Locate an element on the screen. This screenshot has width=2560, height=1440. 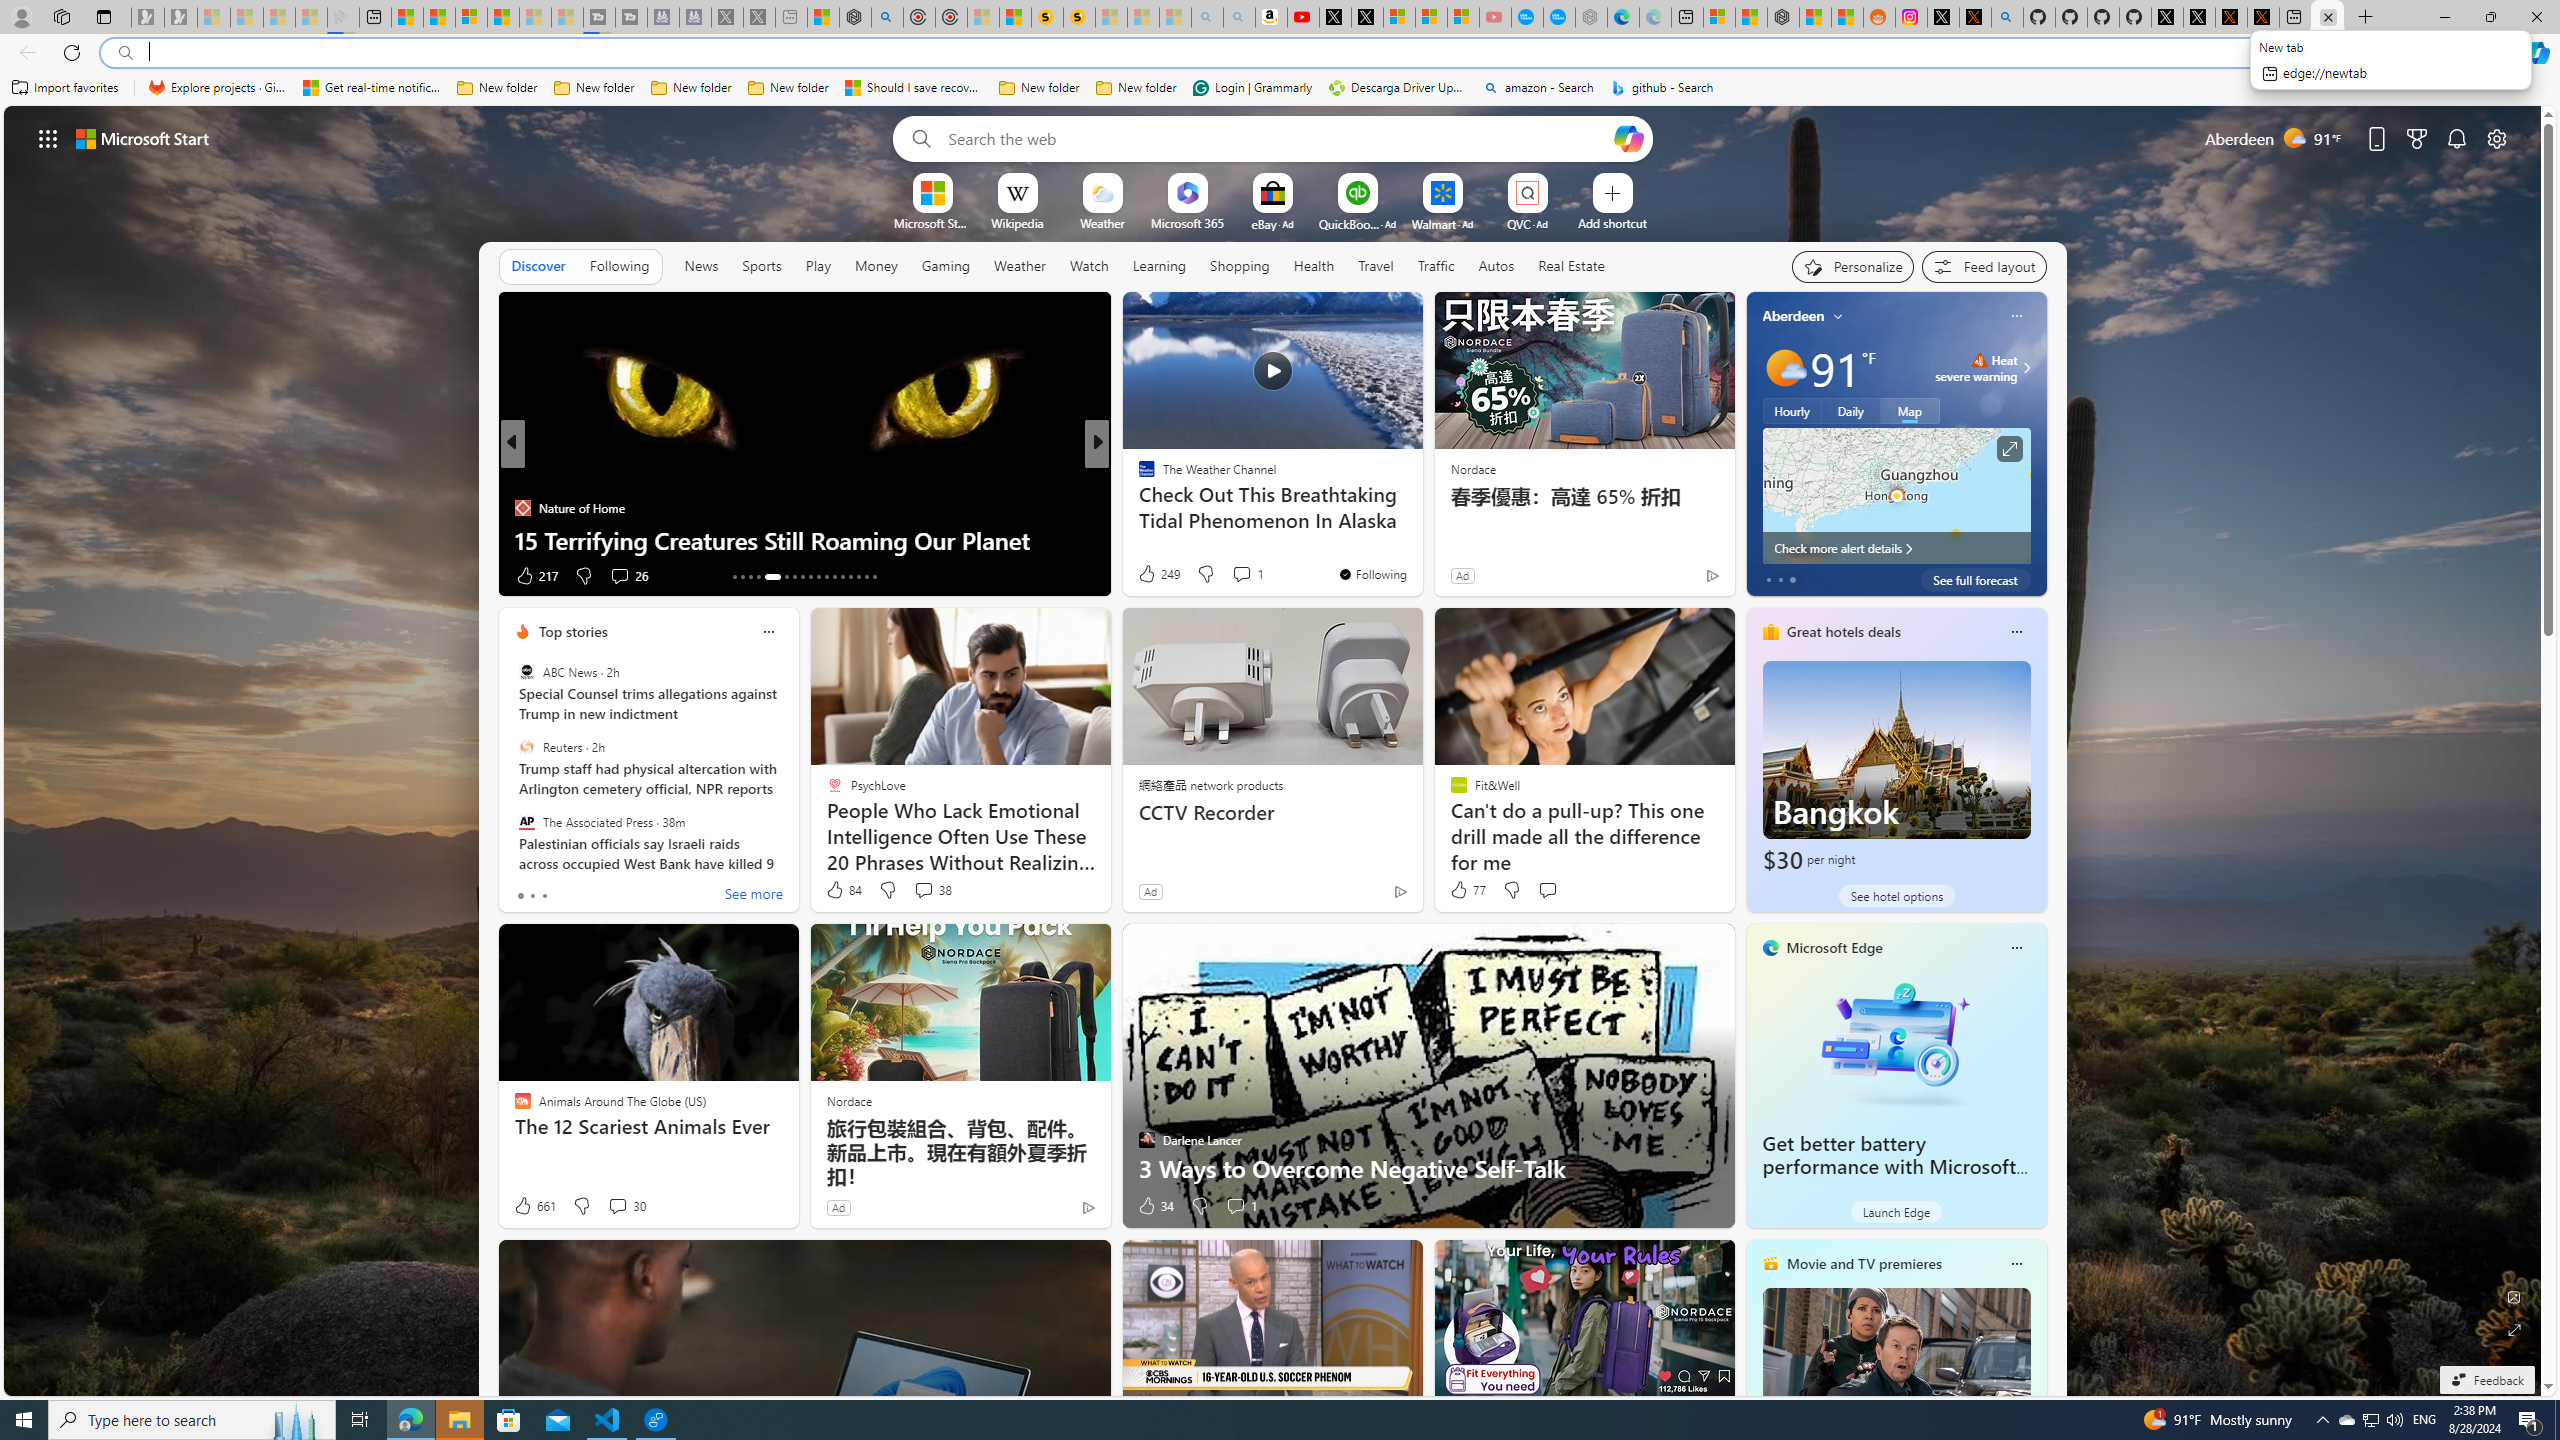
'My location' is located at coordinates (1838, 315).